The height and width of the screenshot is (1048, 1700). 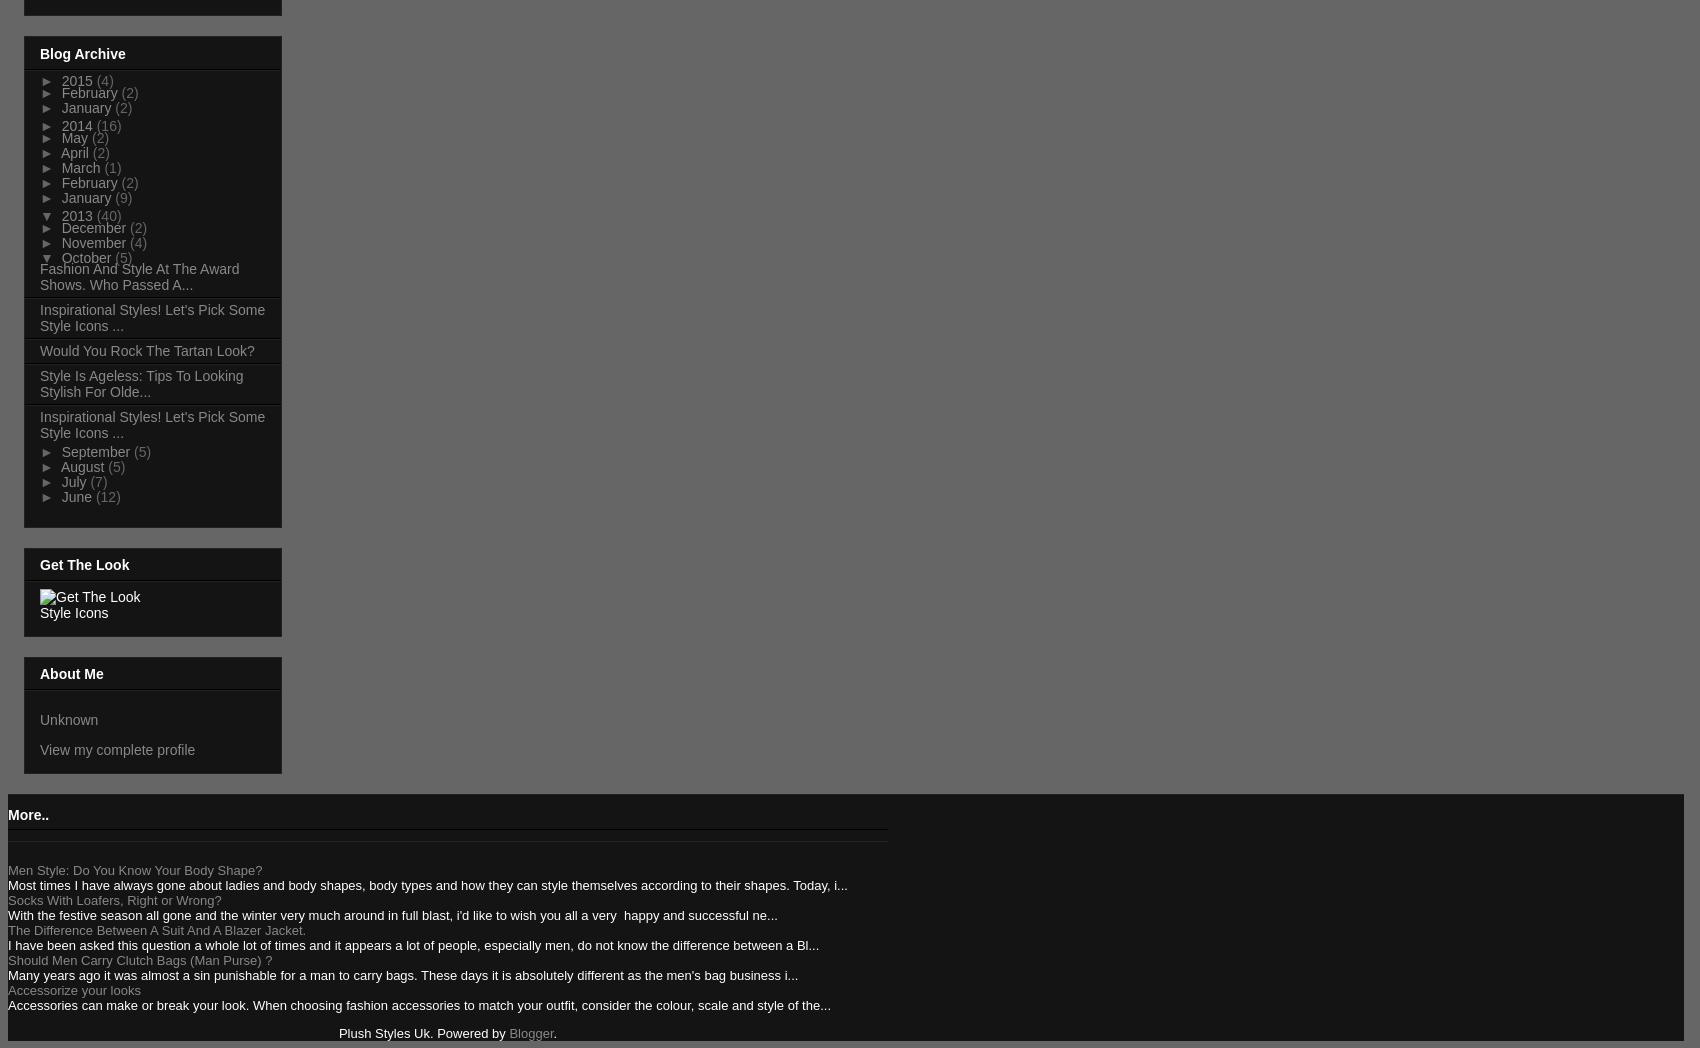 I want to click on 'With the festive season all gone and the winter very much around in full blast, i'd like to wish you all a very  happy and successful ne...', so click(x=7, y=914).